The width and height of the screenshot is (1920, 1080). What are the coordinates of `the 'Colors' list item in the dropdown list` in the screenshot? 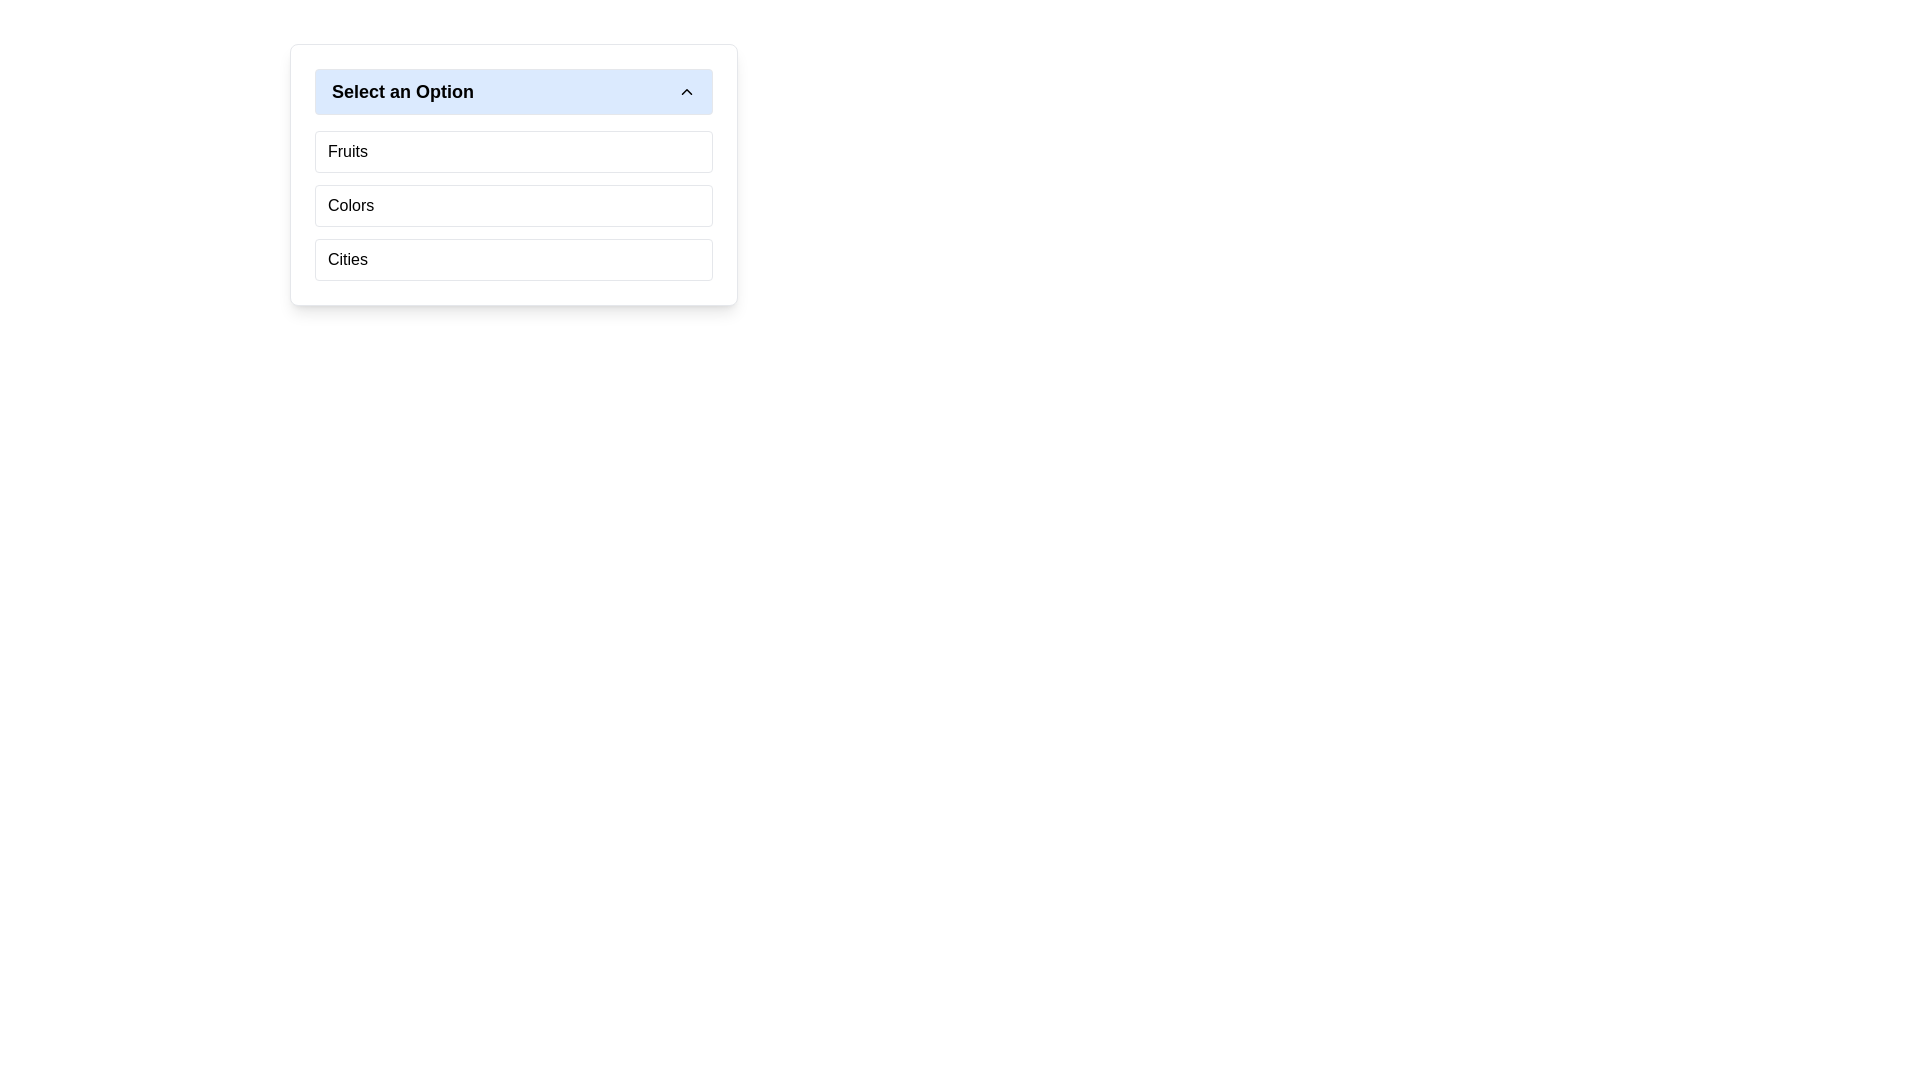 It's located at (513, 205).